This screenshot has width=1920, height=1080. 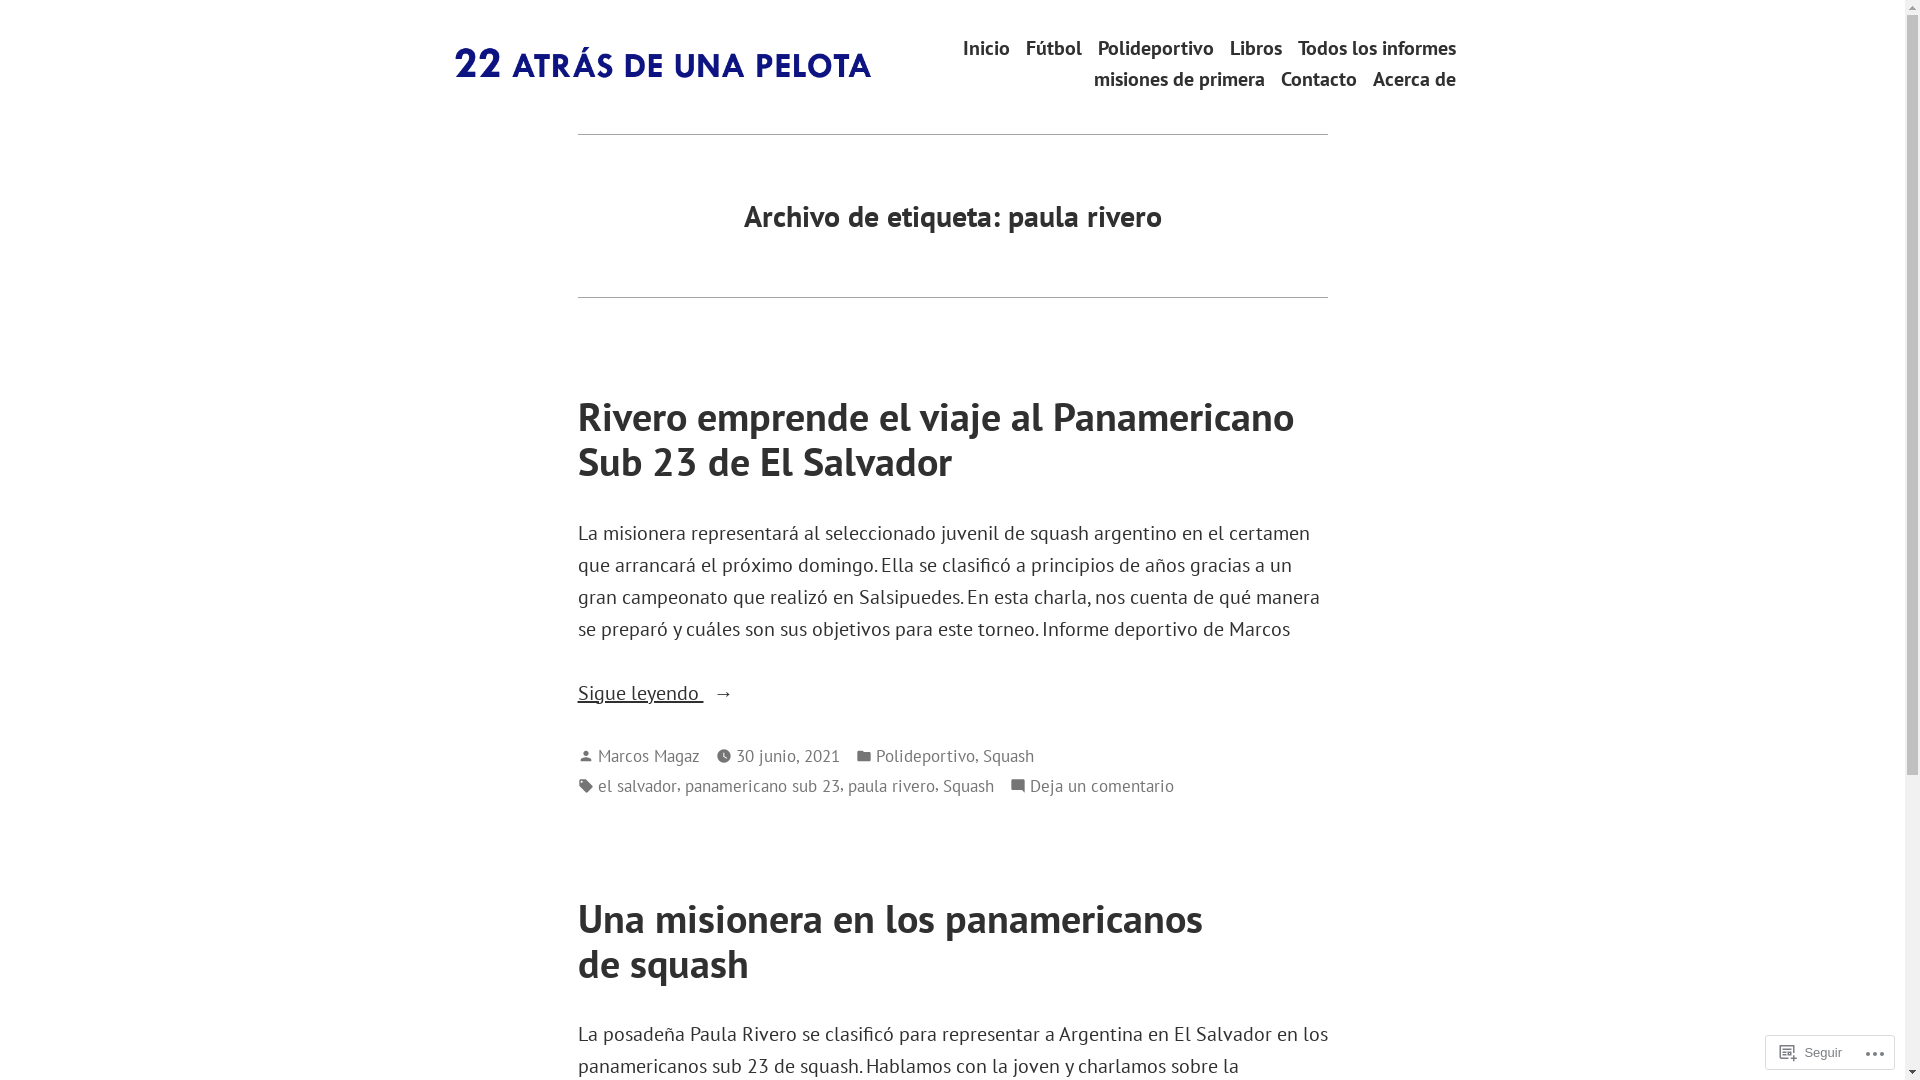 What do you see at coordinates (924, 756) in the screenshot?
I see `'Polideportivo'` at bounding box center [924, 756].